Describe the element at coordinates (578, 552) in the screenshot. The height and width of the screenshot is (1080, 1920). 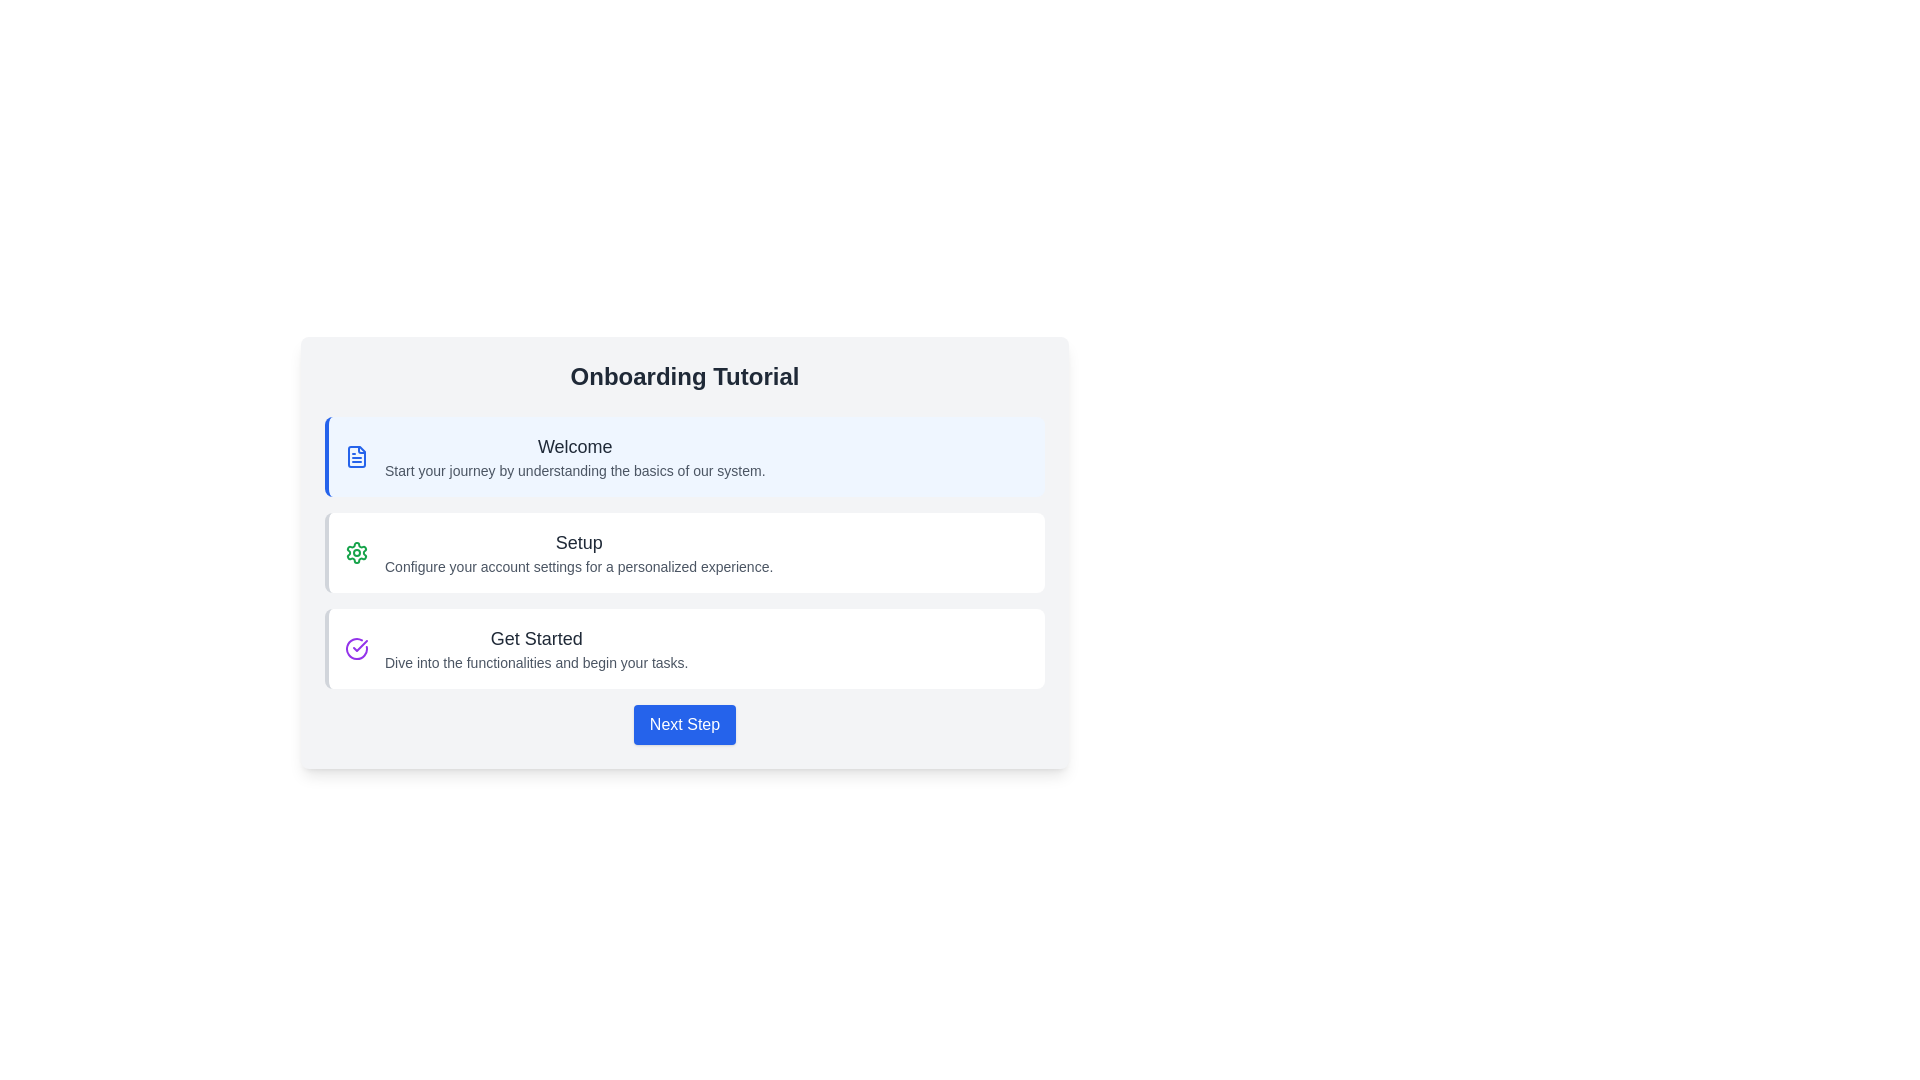
I see `descriptive Text block about configuring account settings for personalization located in the second section of the 'Onboarding Tutorial' interface, positioned between 'Welcome' and 'Get Started'` at that location.